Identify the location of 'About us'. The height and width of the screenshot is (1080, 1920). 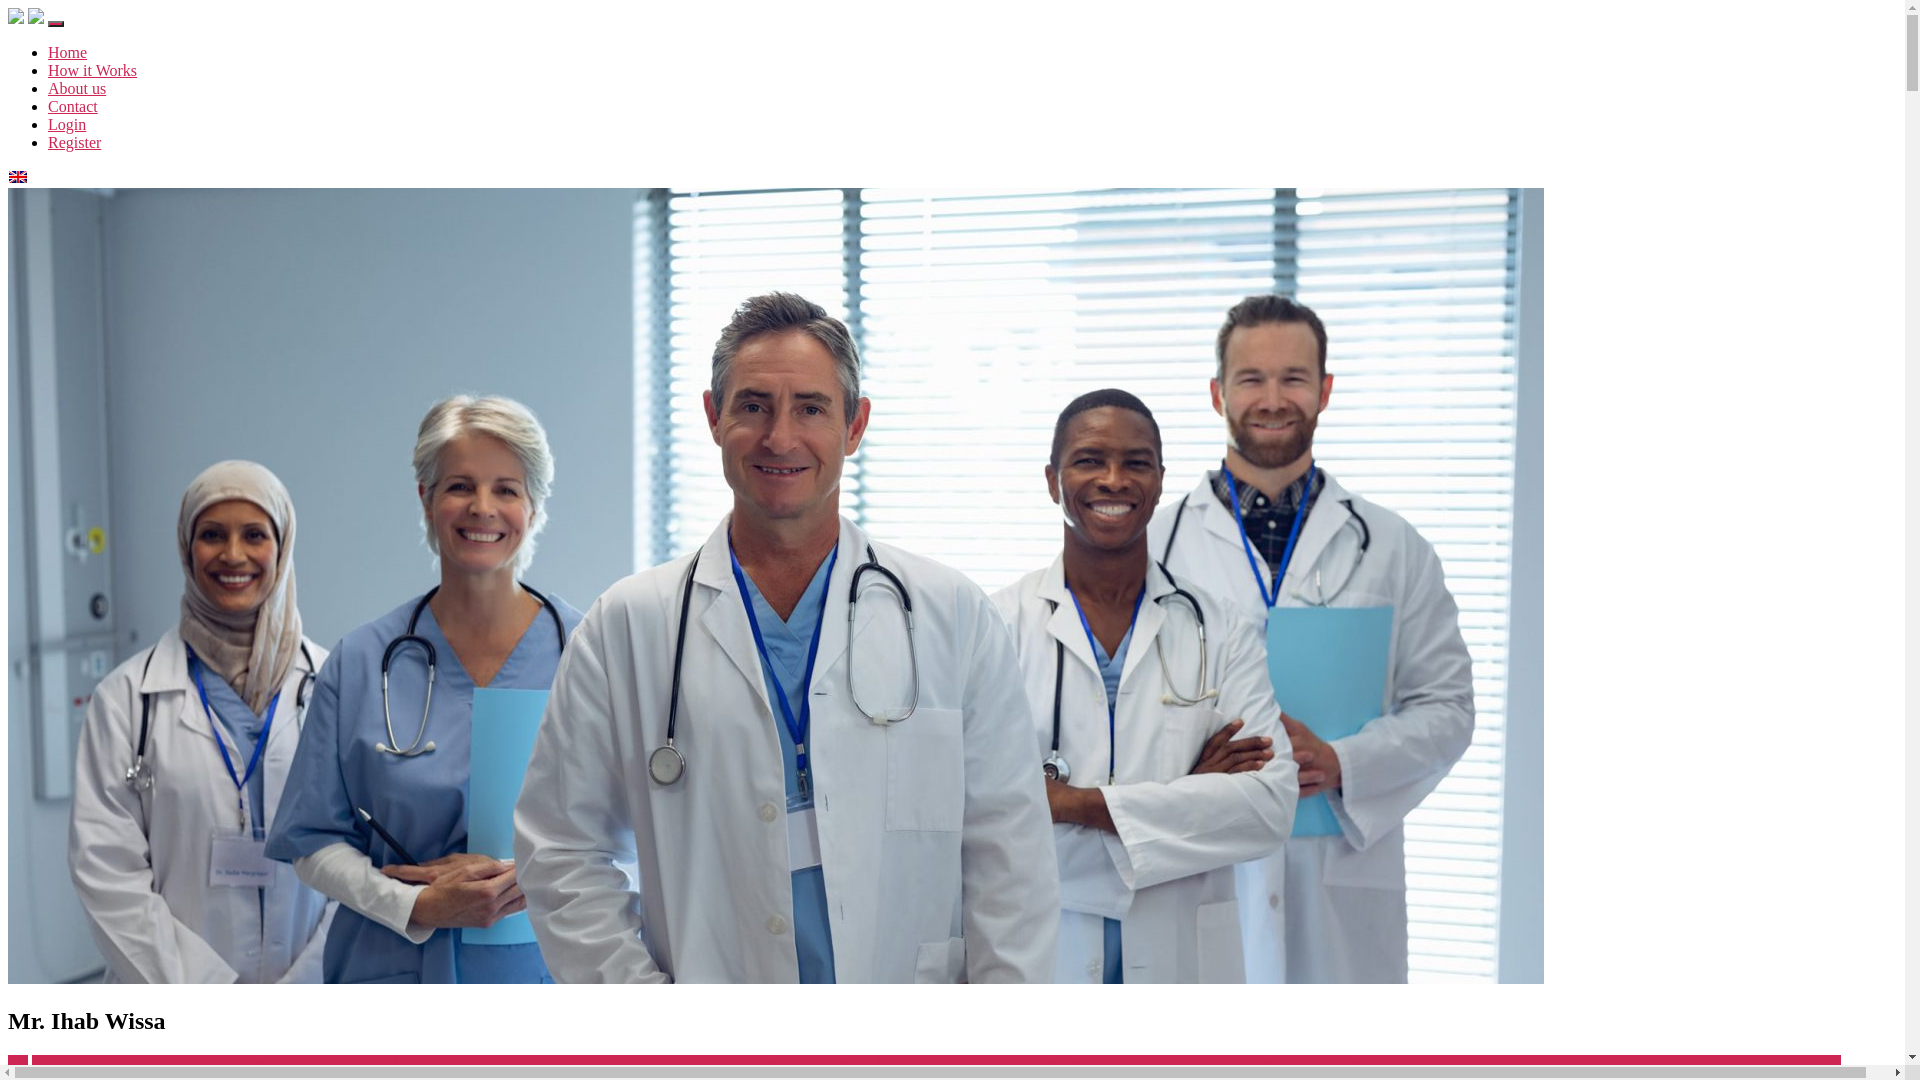
(76, 87).